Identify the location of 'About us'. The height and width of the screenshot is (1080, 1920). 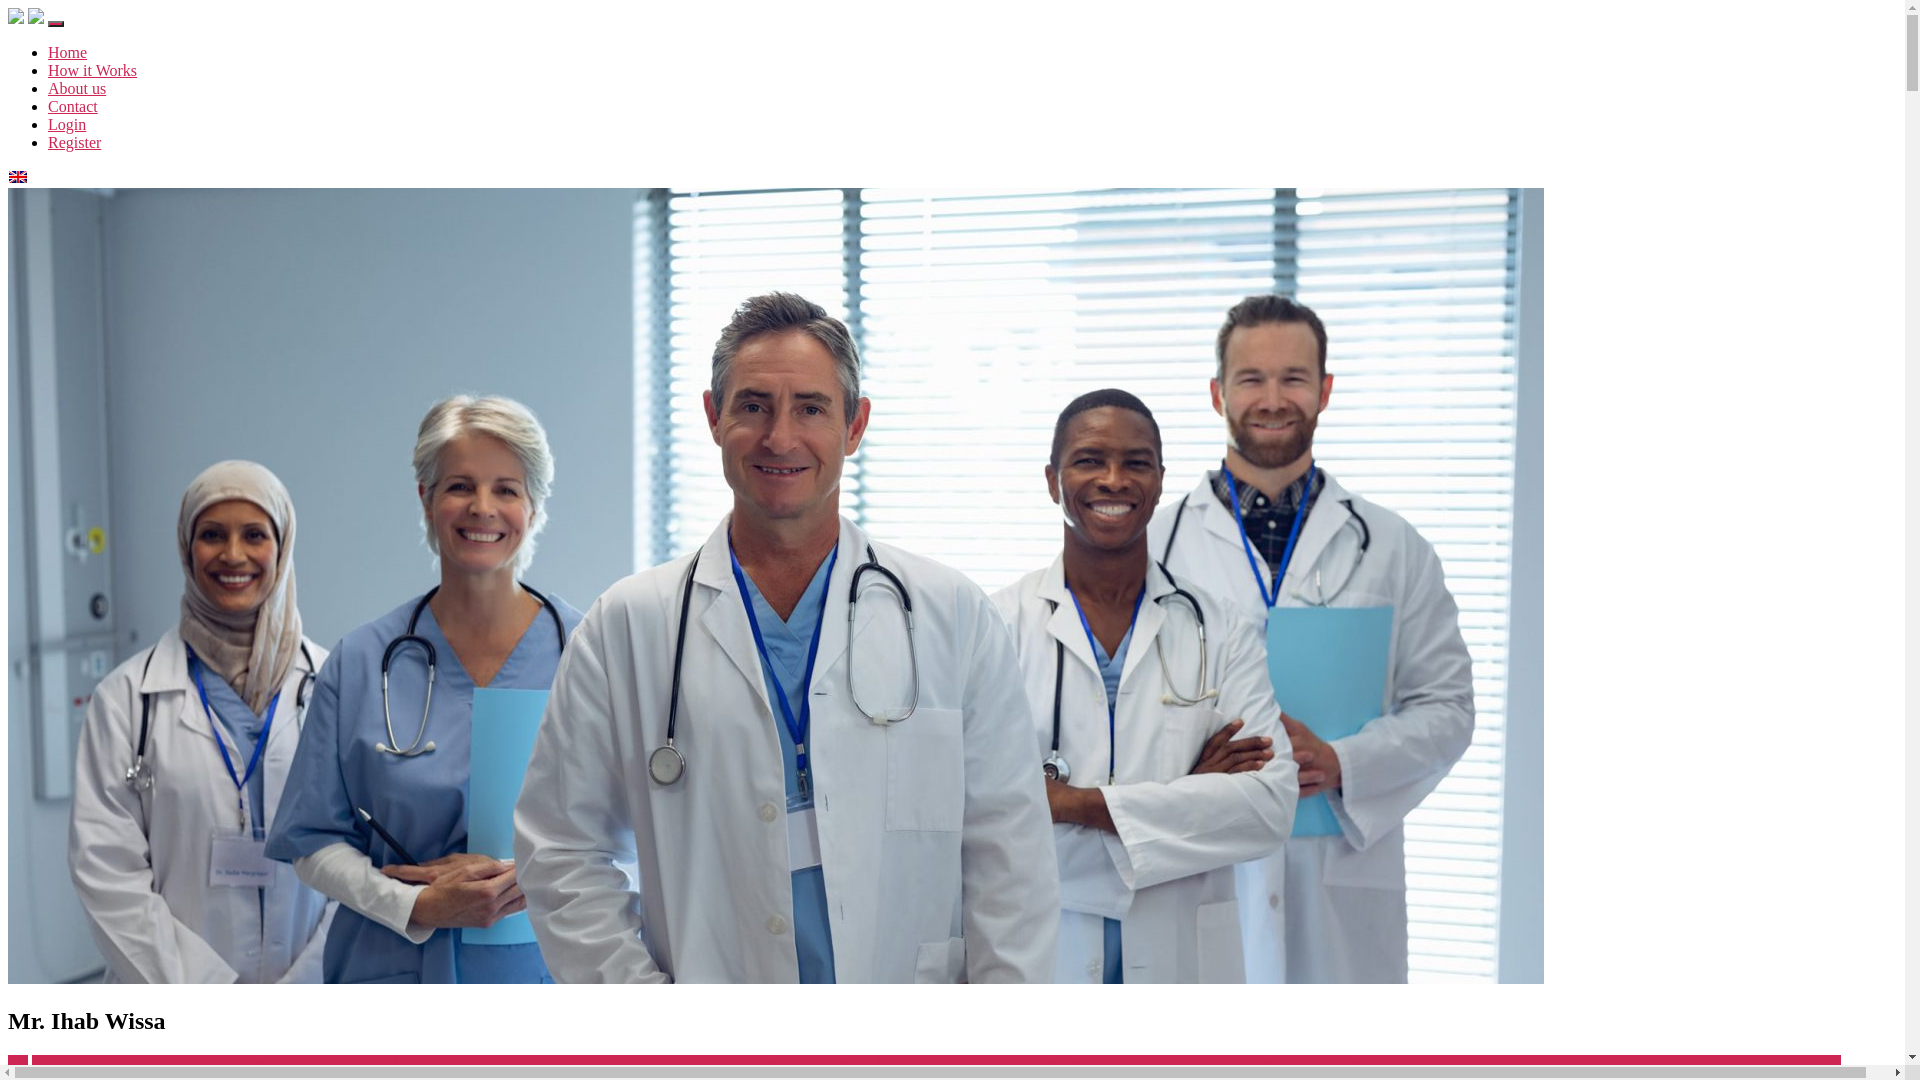
(76, 87).